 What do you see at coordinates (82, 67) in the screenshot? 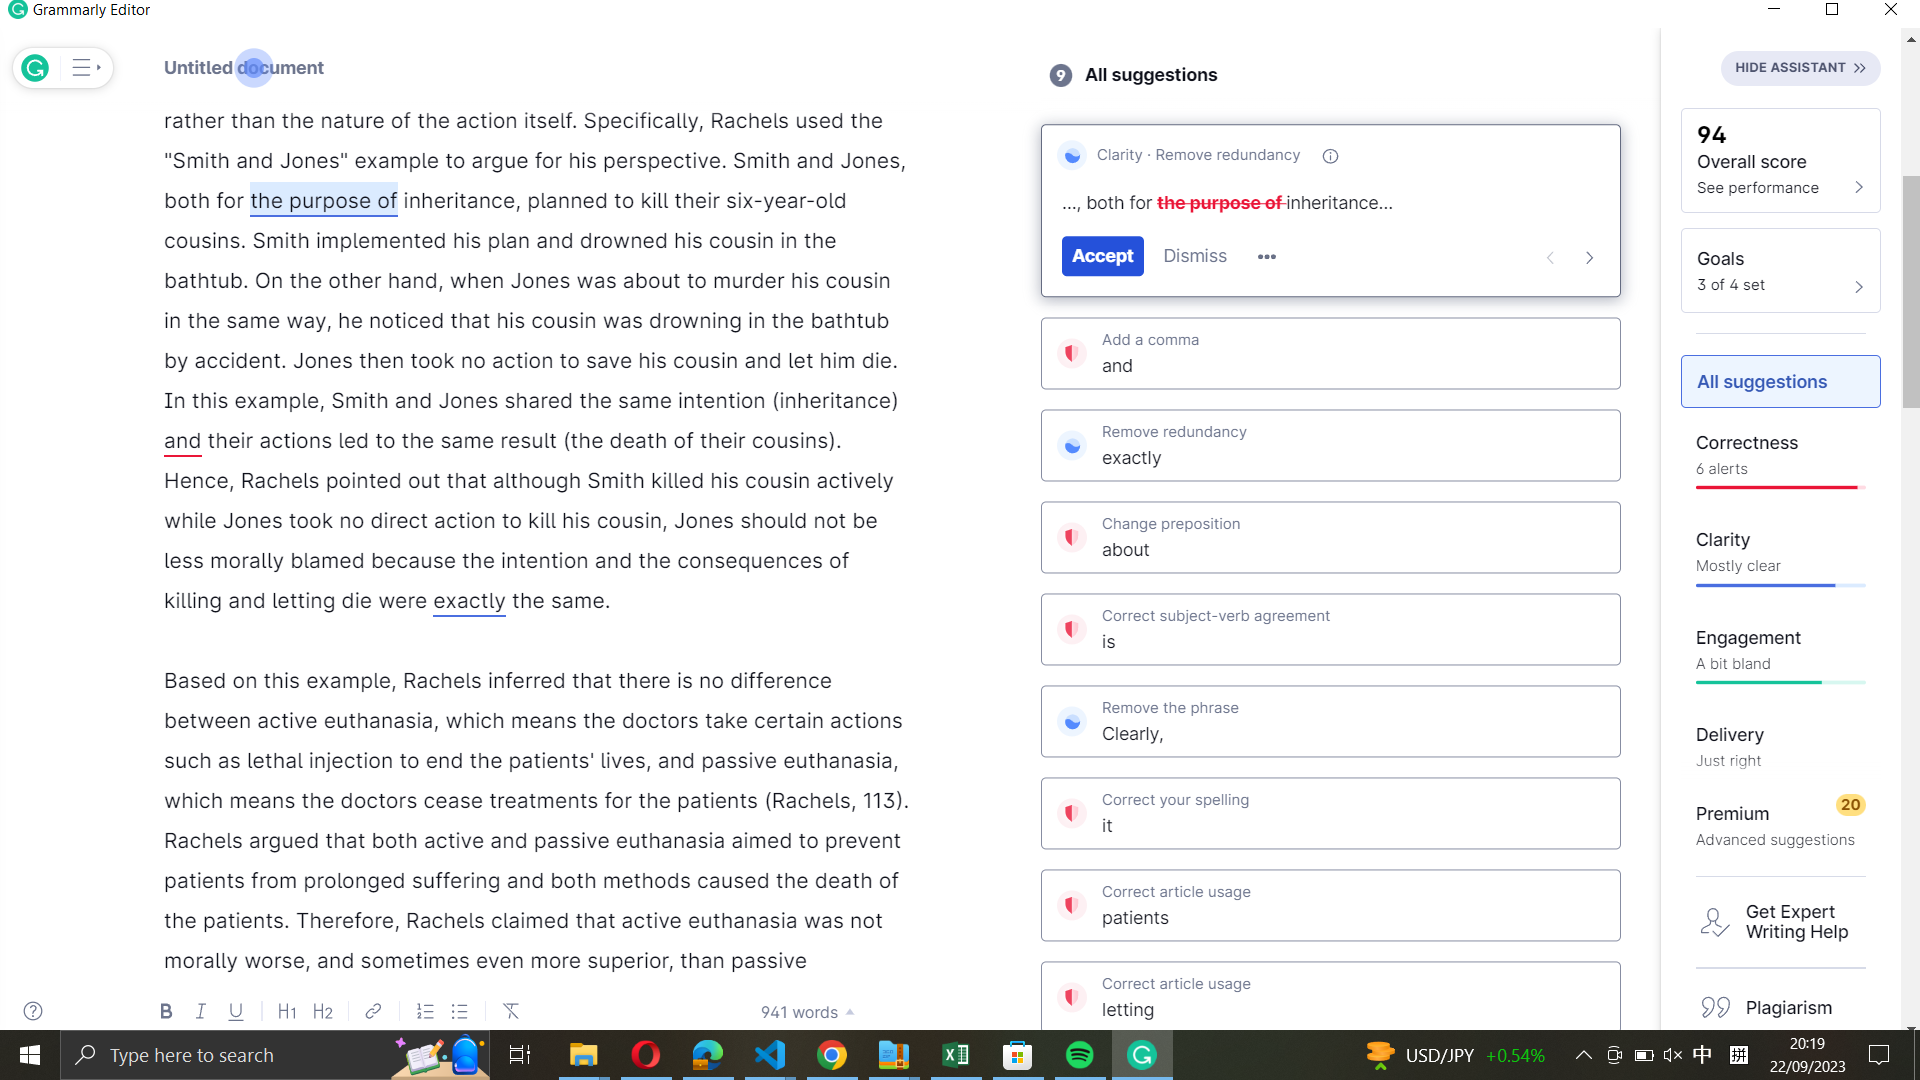
I see `Show more of Grammarly"s recommendations` at bounding box center [82, 67].